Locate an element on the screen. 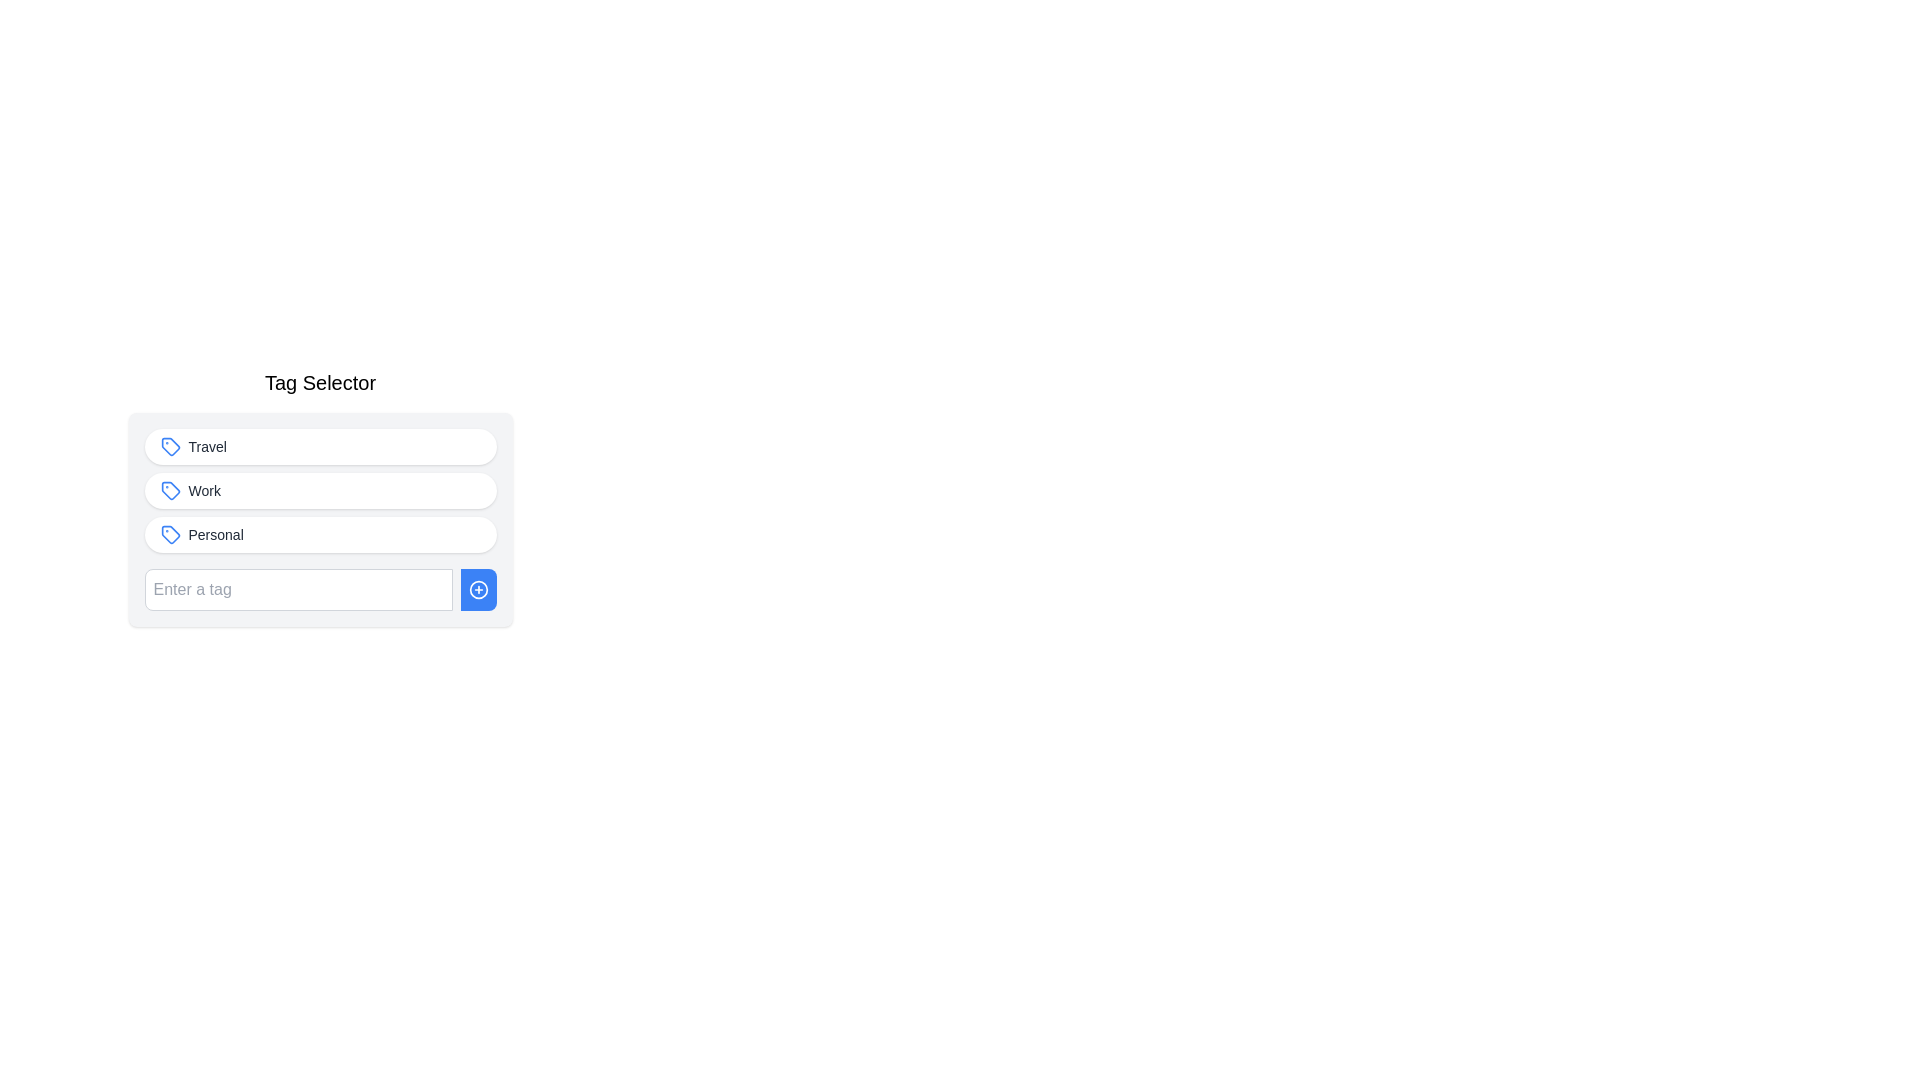  the 'Personal' category icon in the tag list, which is the third item under the 'Tag Selector' section is located at coordinates (170, 534).